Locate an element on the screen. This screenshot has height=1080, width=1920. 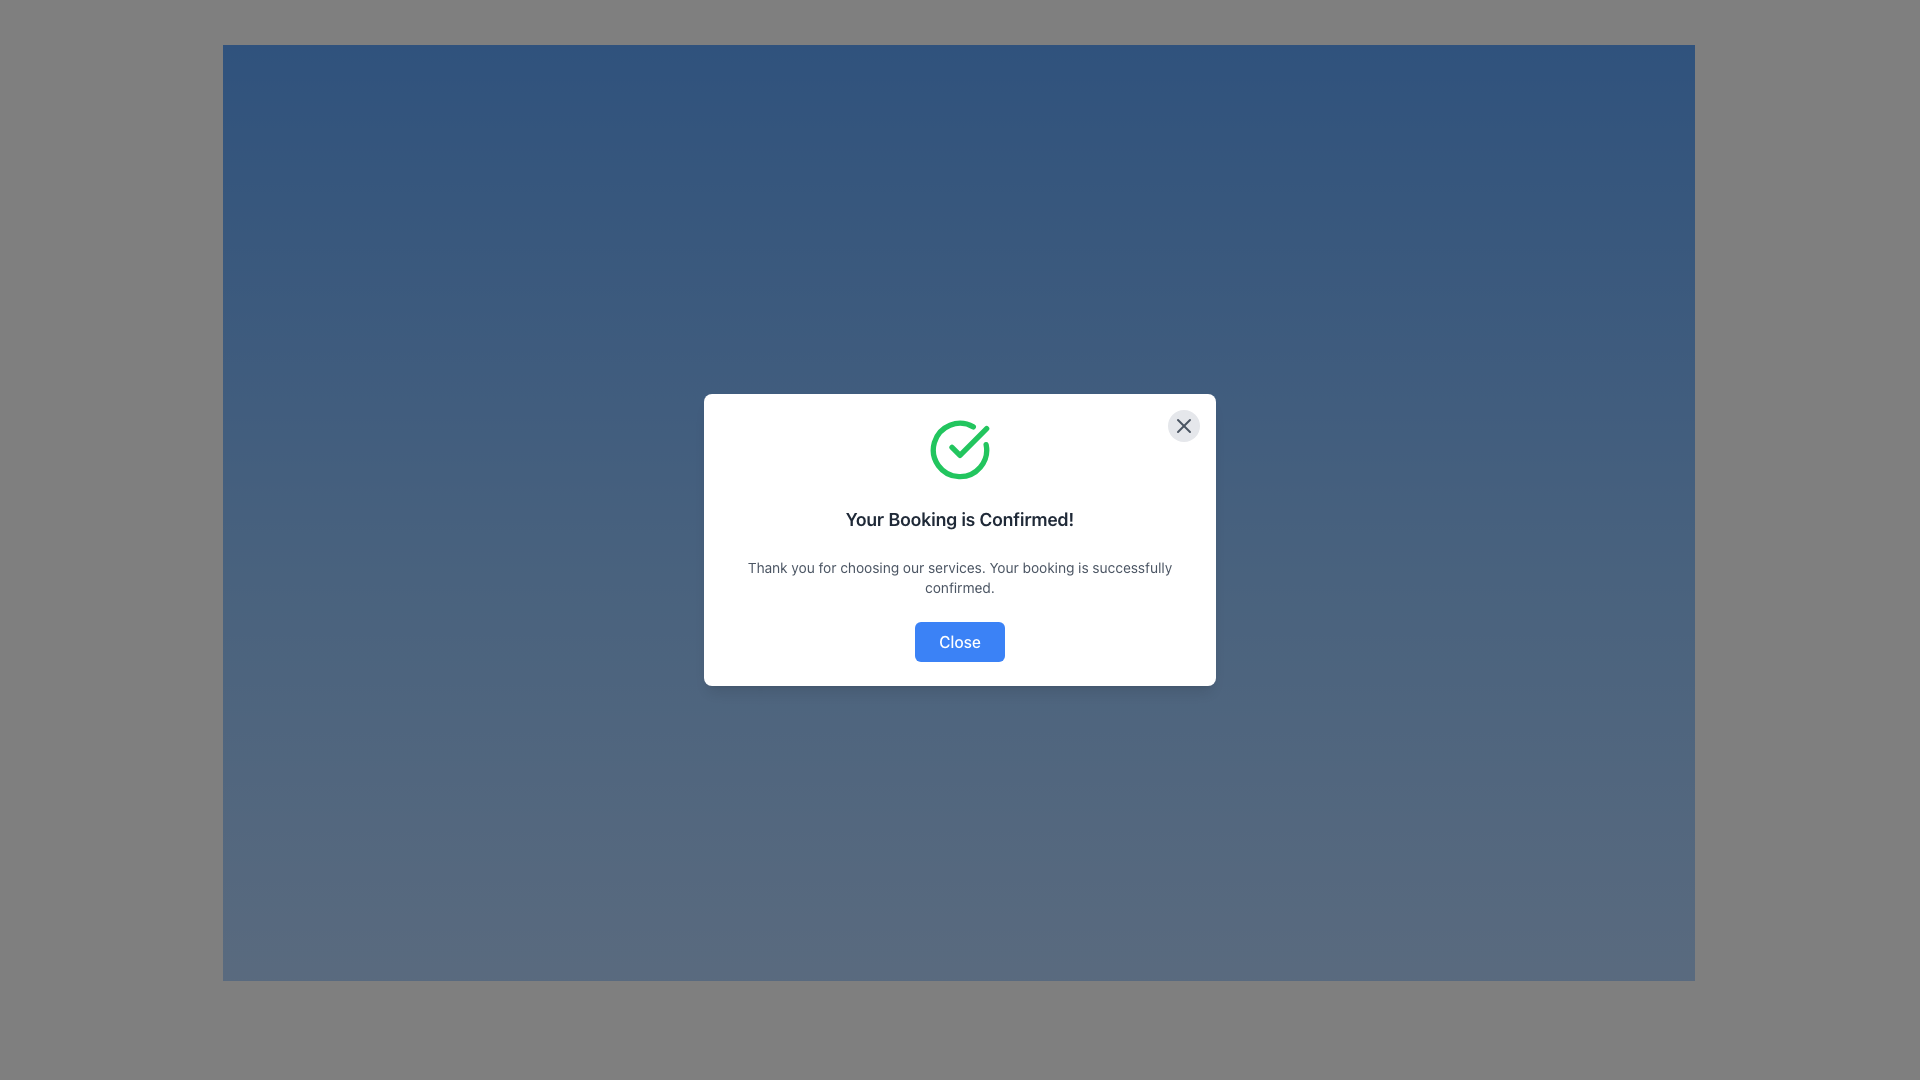
the success confirmation icon located at the top center of the modal dialog box, directly above the 'Your Booking is Confirmed!' message is located at coordinates (960, 450).